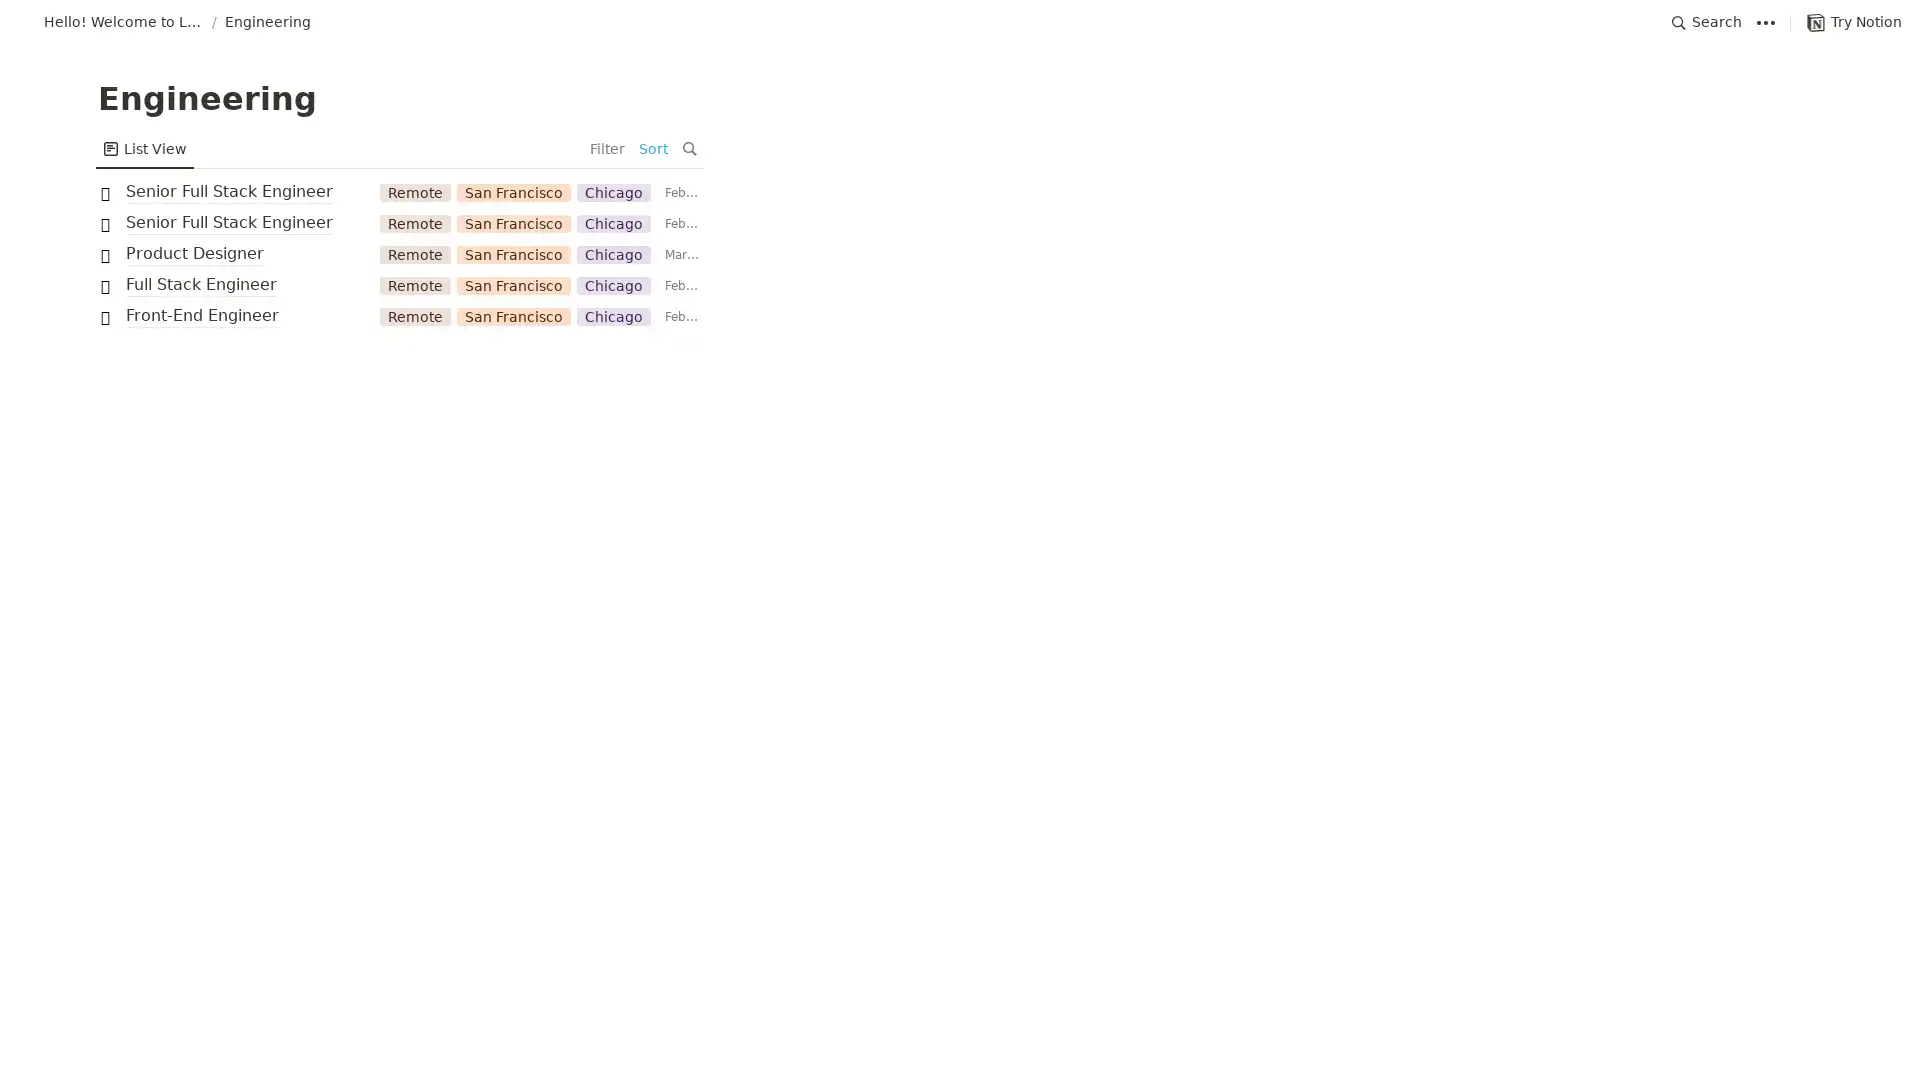  I want to click on Filter, so click(1726, 148).